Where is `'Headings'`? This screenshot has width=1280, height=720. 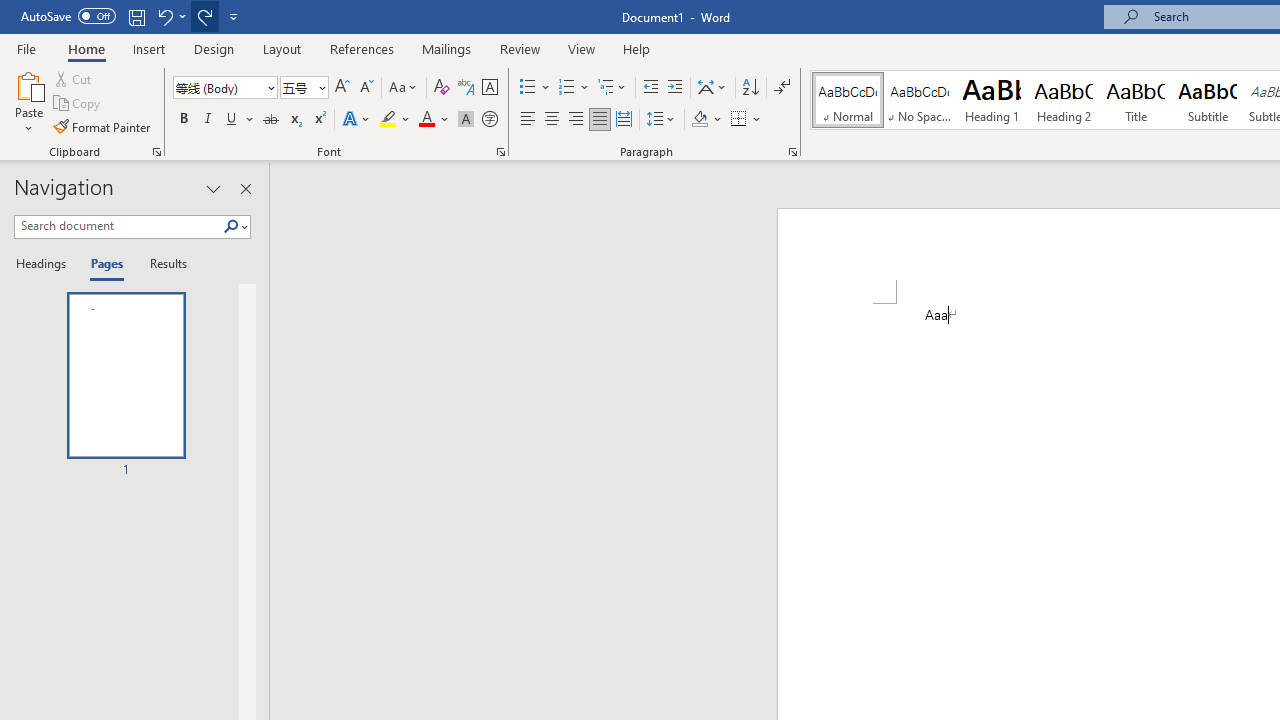
'Headings' is located at coordinates (45, 264).